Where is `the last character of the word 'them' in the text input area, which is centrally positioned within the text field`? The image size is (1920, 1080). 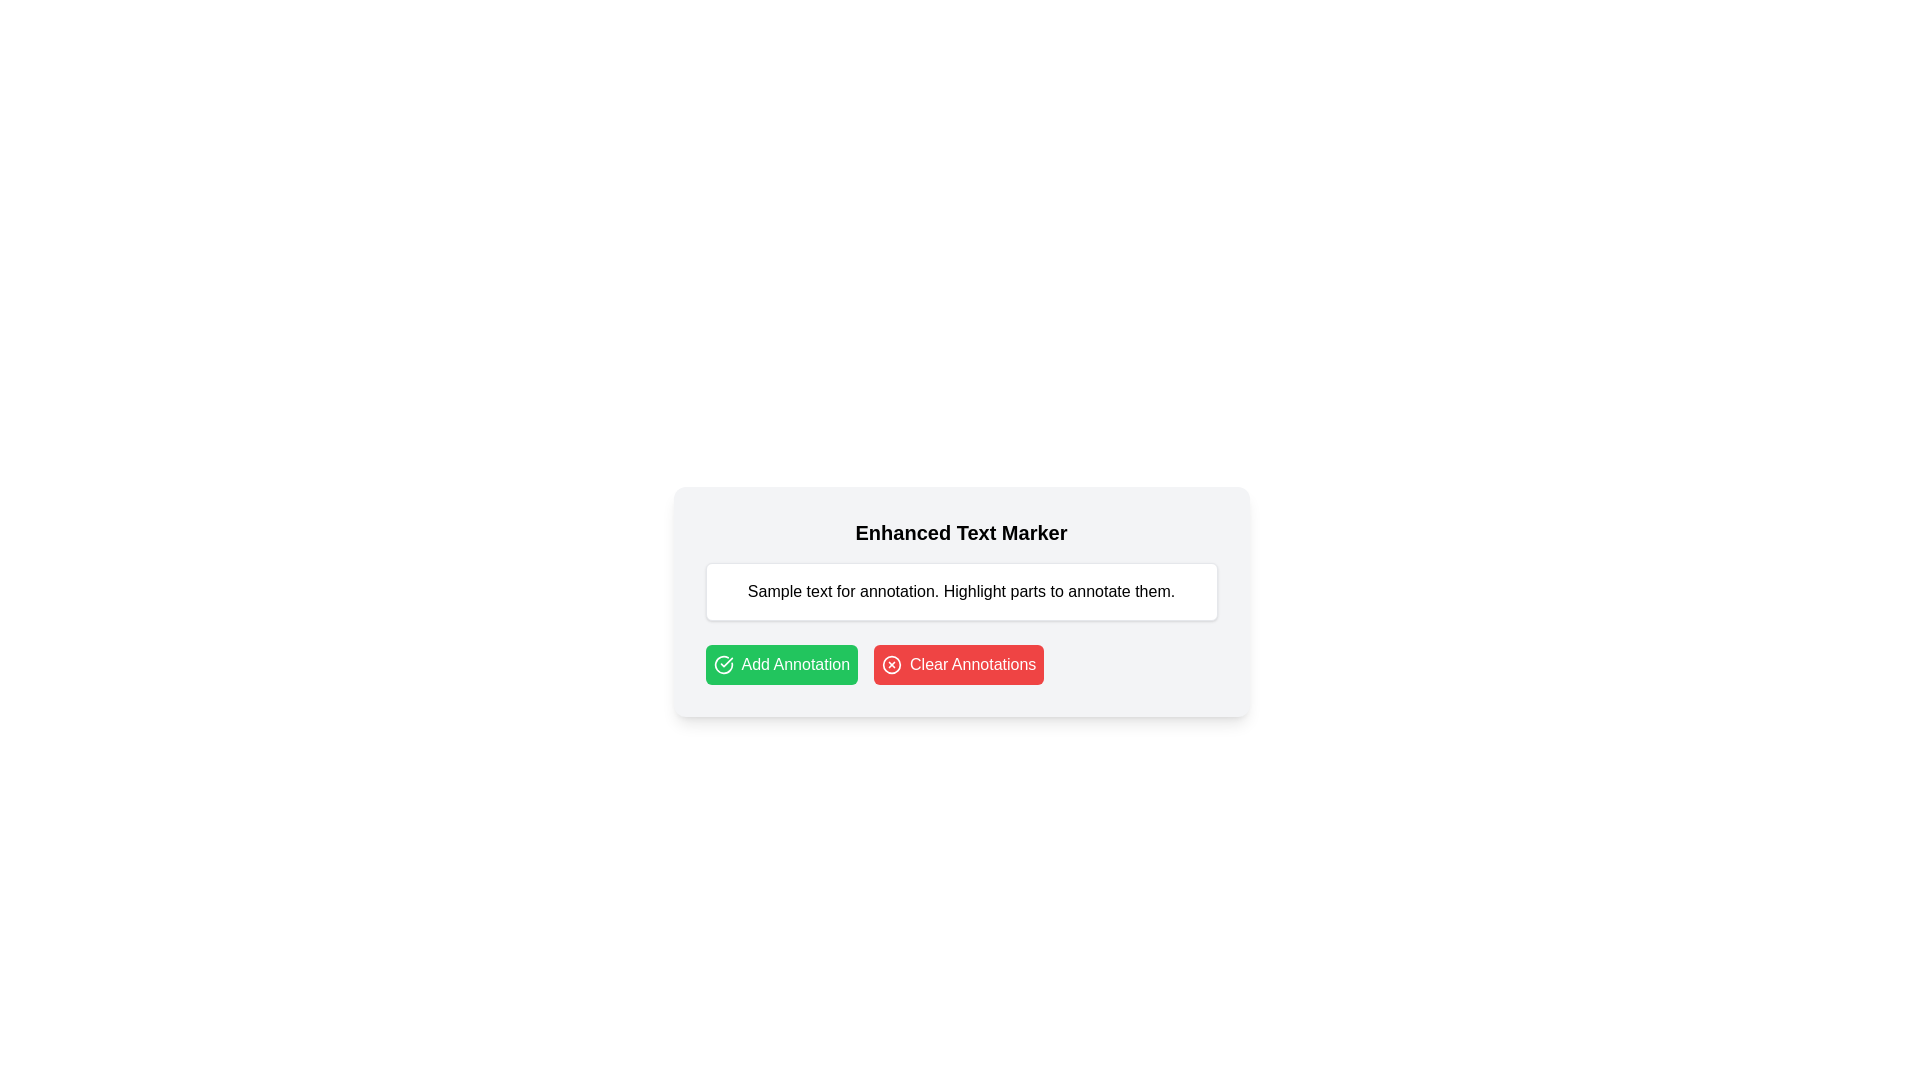 the last character of the word 'them' in the text input area, which is centrally positioned within the text field is located at coordinates (1152, 590).